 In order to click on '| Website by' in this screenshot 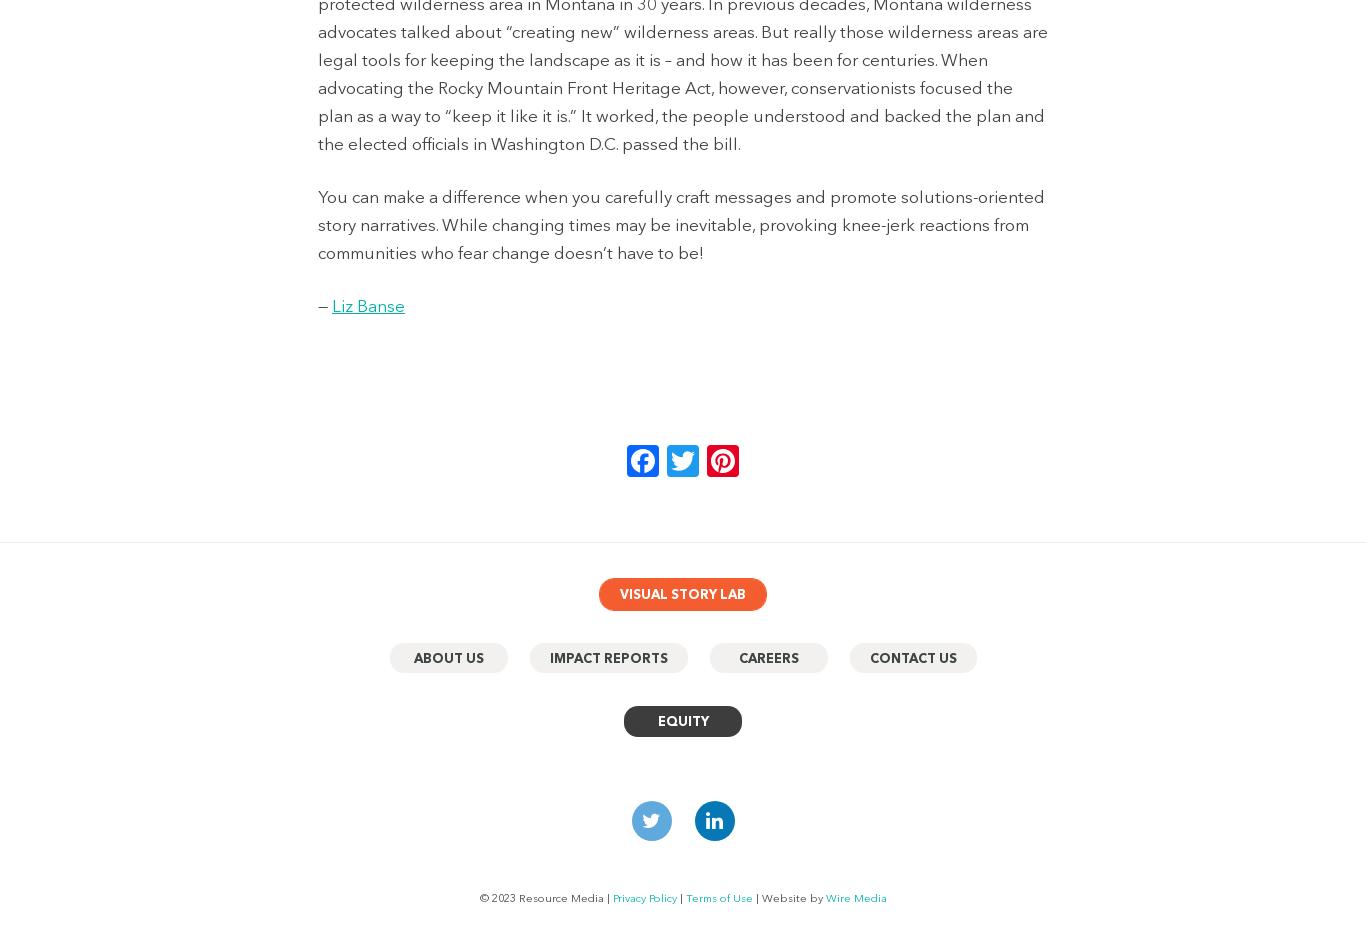, I will do `click(788, 897)`.